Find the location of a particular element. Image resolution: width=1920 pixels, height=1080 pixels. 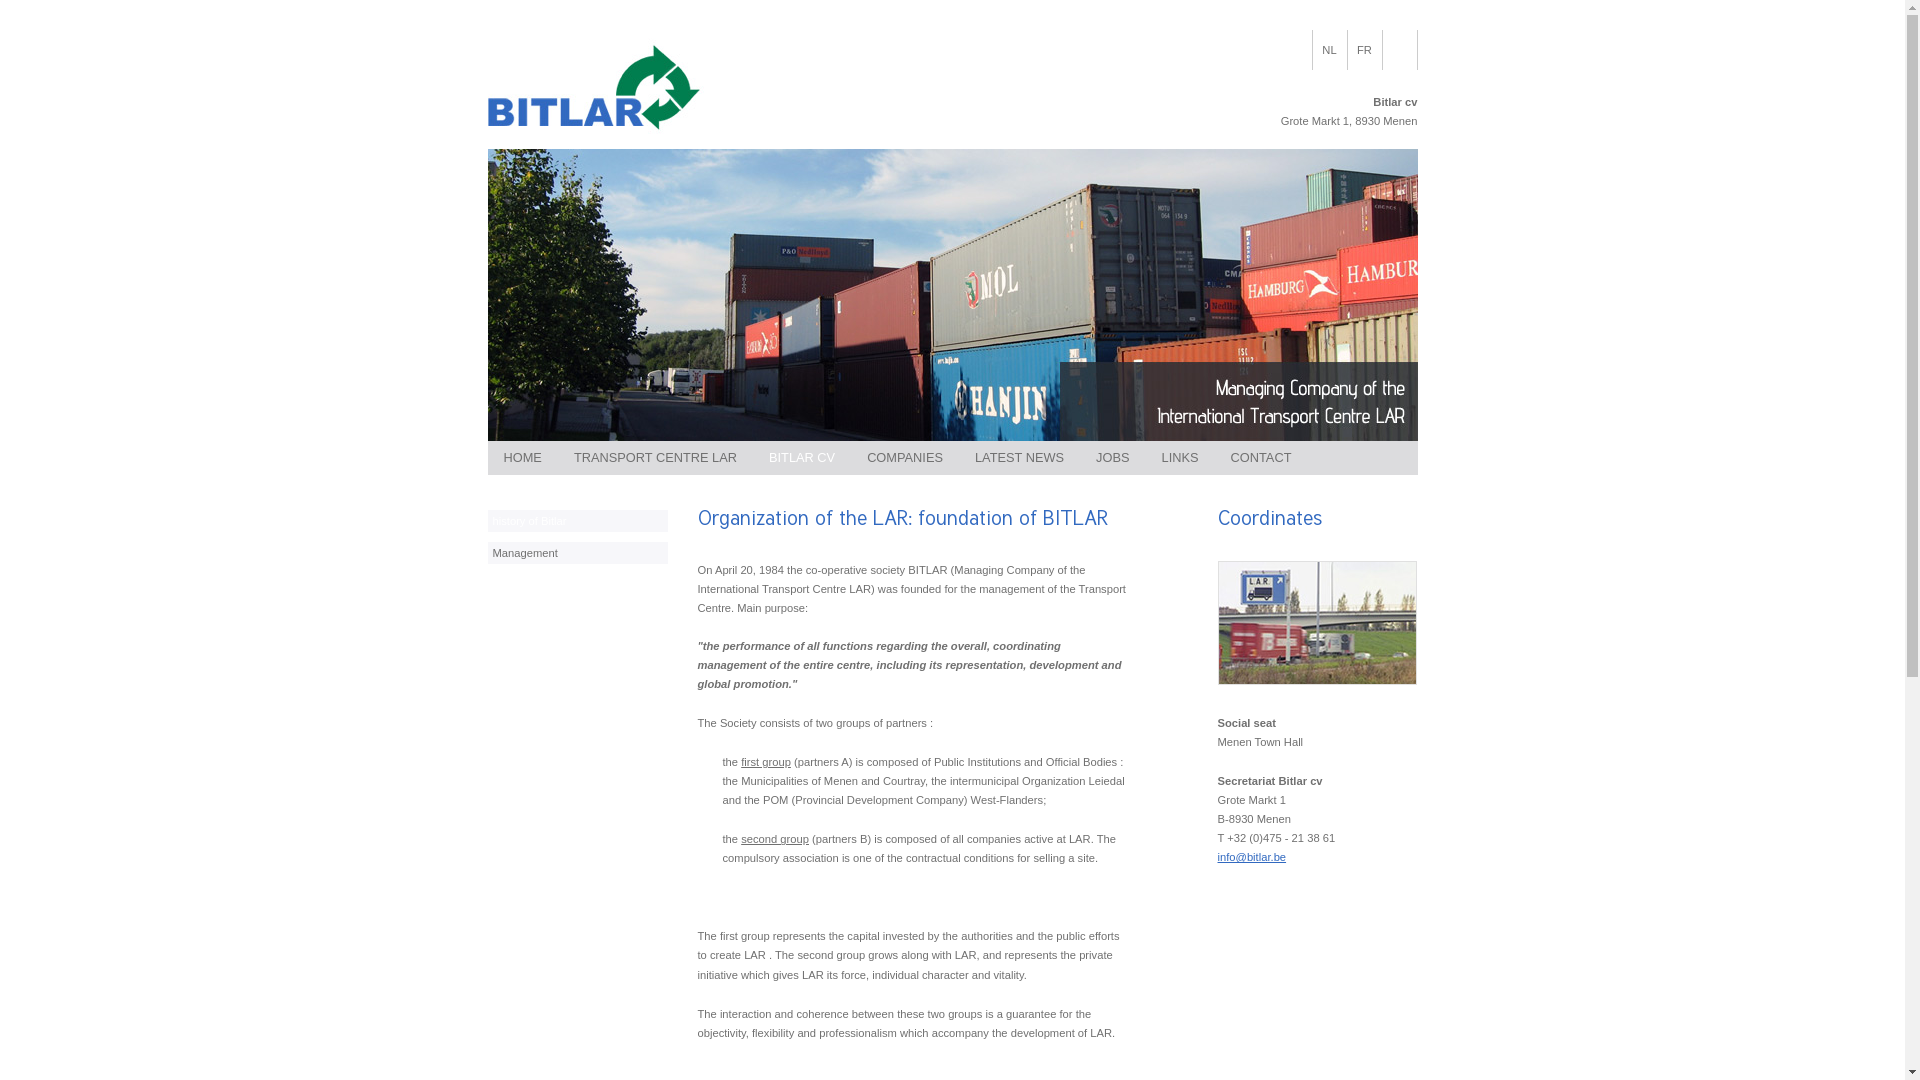

'COMPANIES' is located at coordinates (904, 458).